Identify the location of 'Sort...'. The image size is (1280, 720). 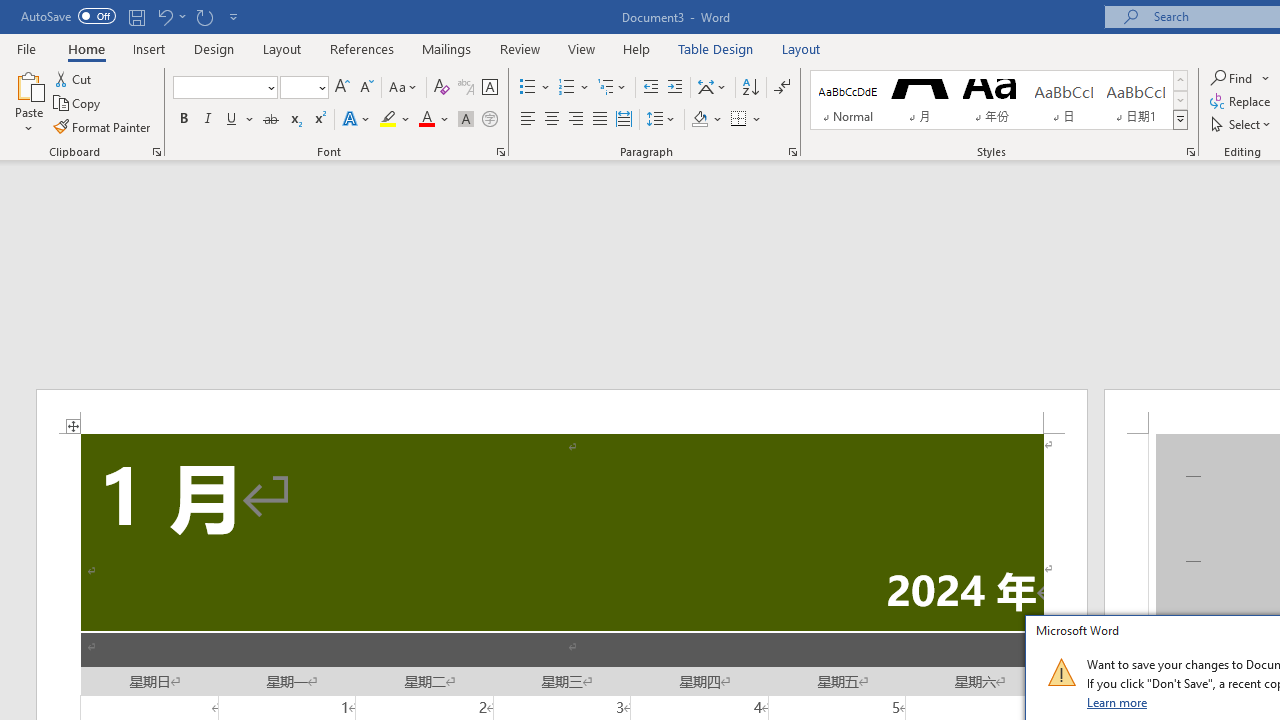
(749, 86).